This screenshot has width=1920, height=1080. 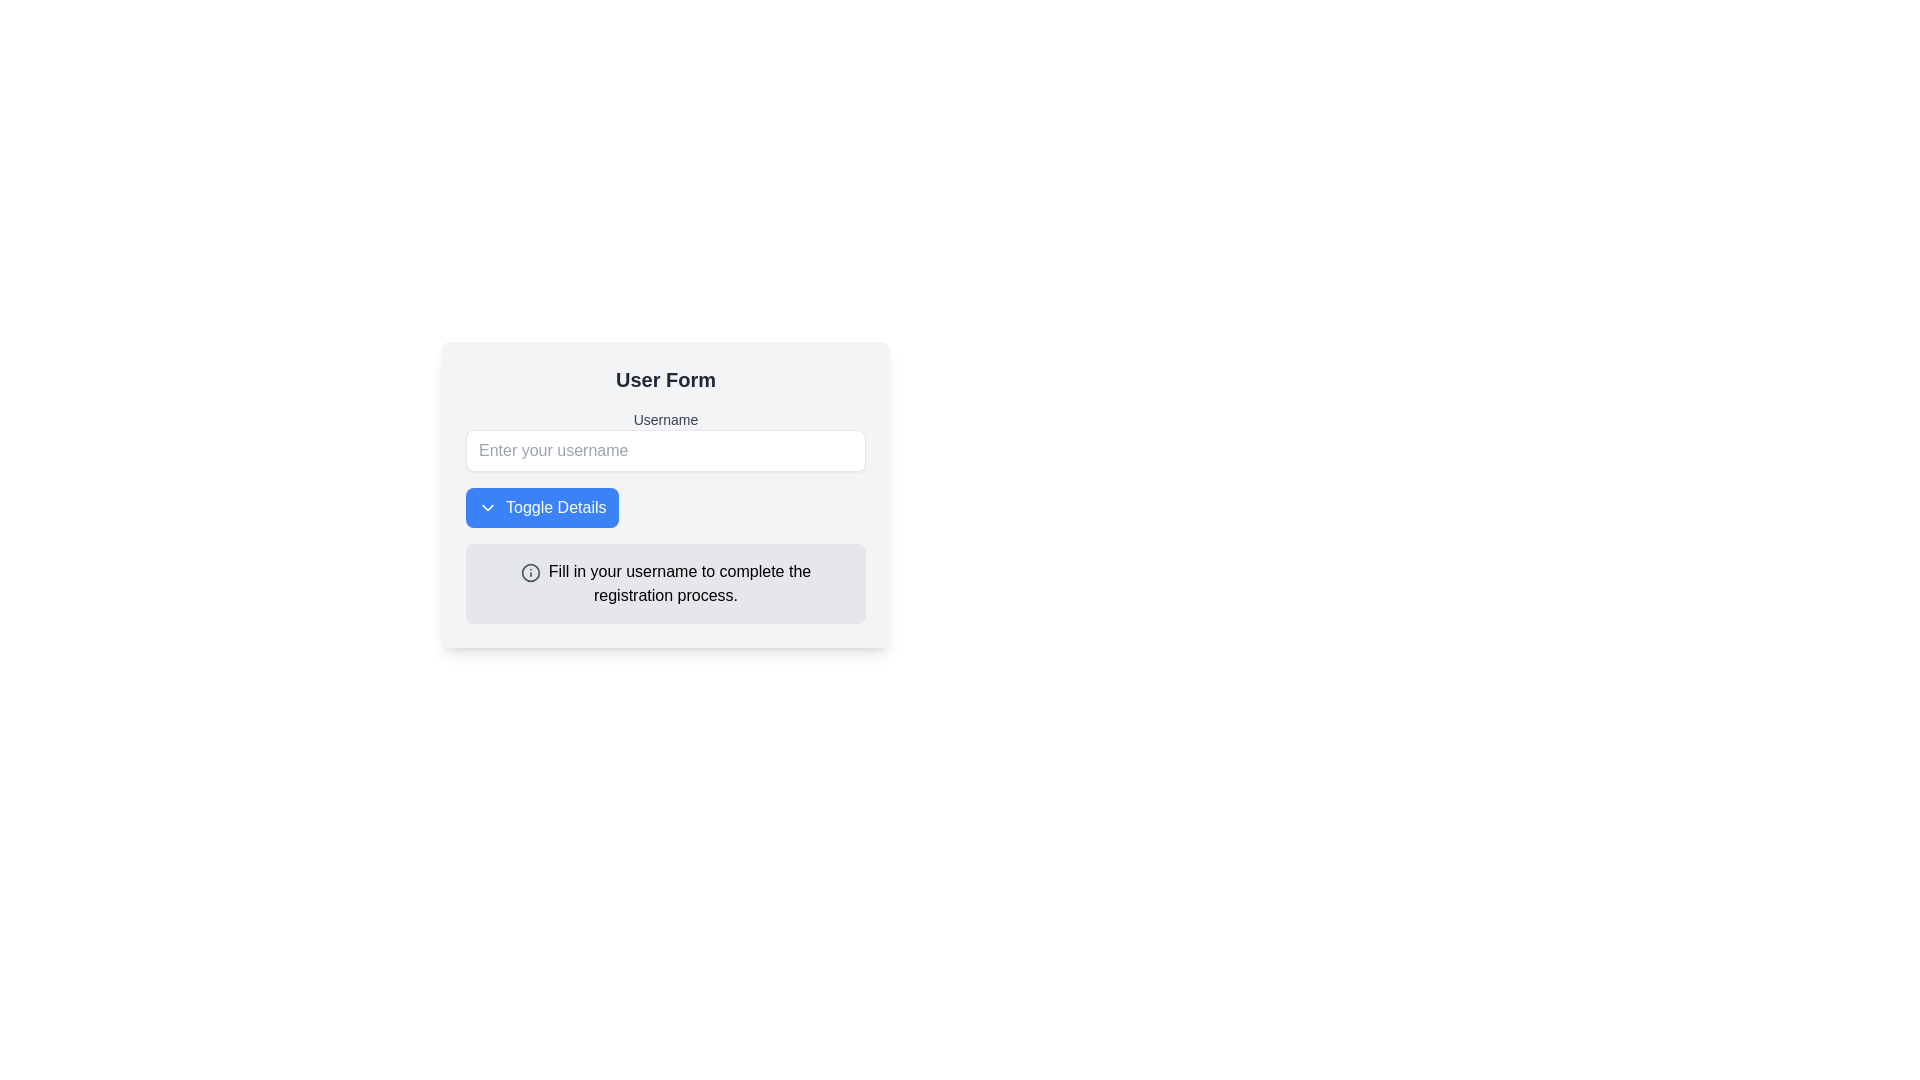 What do you see at coordinates (666, 583) in the screenshot?
I see `the informational text block with an icon that guides the user to complete the registration process, located below the 'Toggle Details' button` at bounding box center [666, 583].